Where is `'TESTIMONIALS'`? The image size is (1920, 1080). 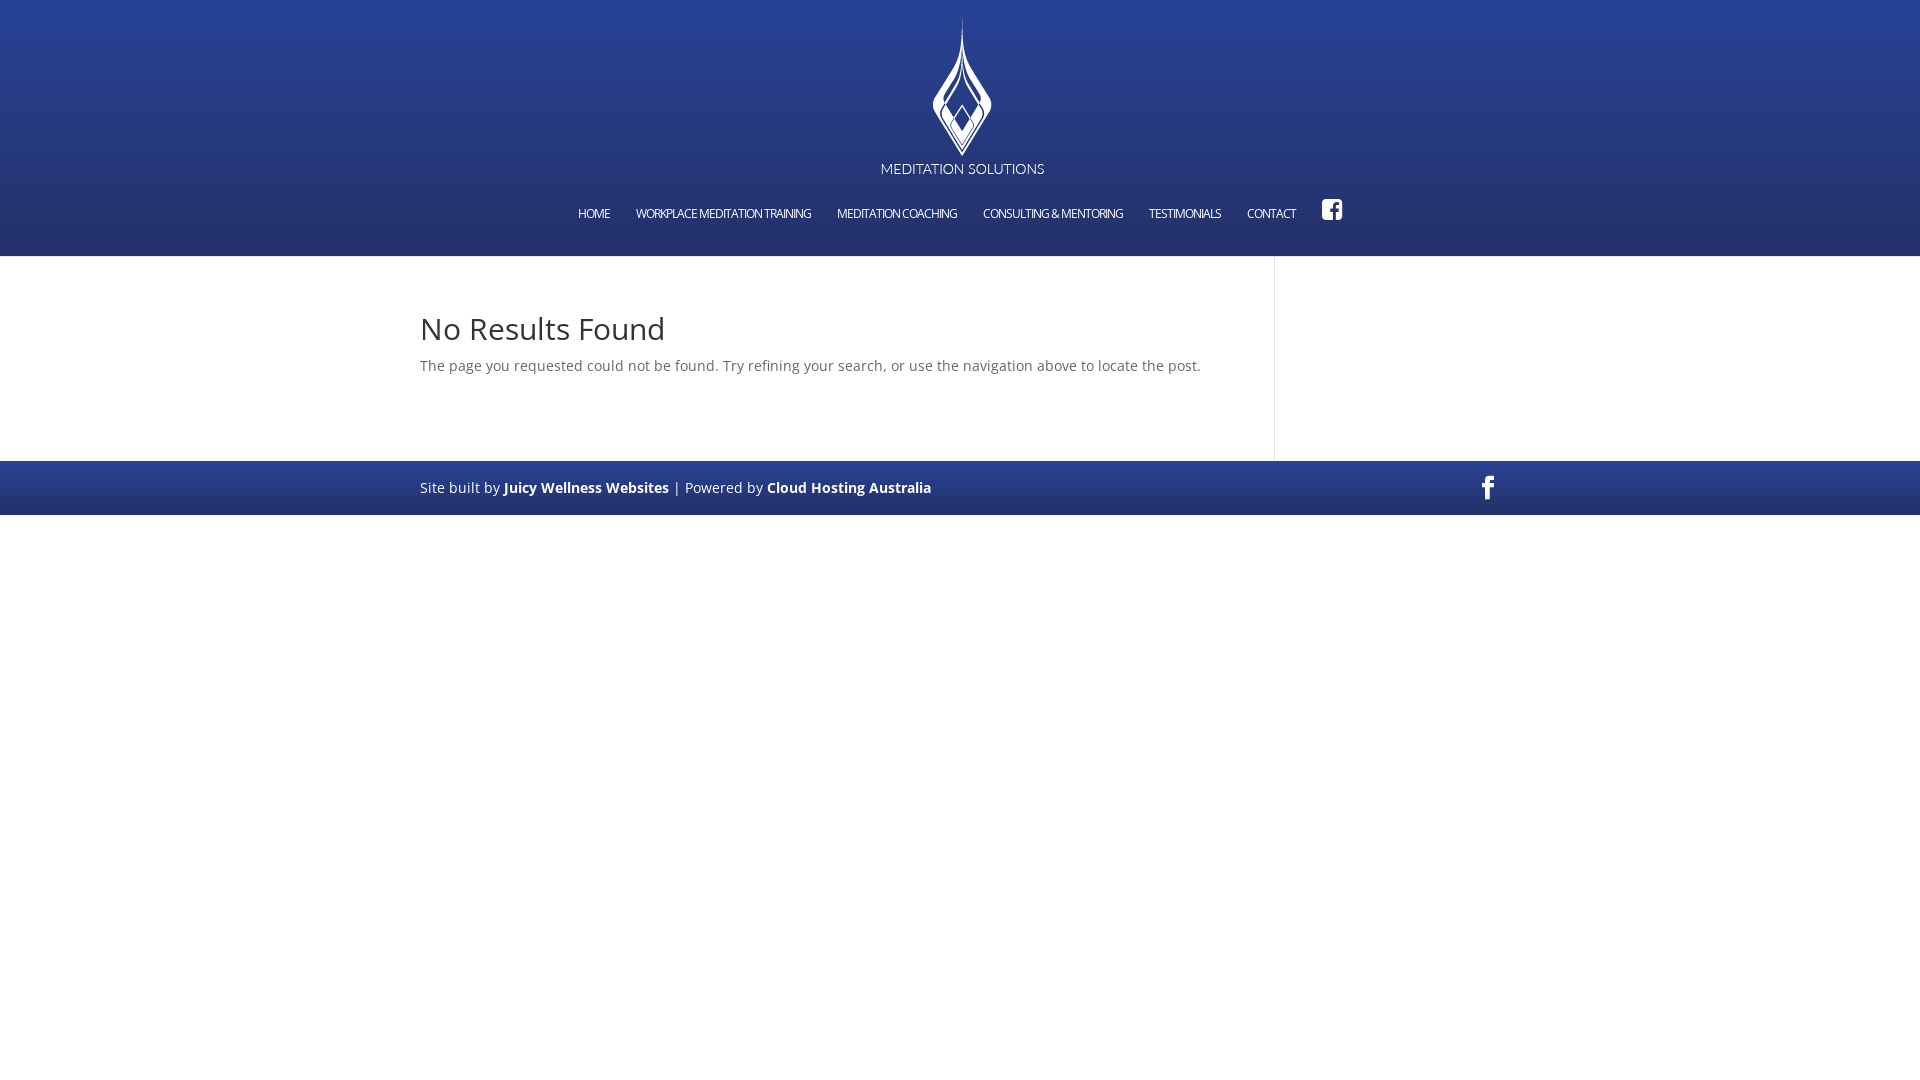
'TESTIMONIALS' is located at coordinates (1185, 230).